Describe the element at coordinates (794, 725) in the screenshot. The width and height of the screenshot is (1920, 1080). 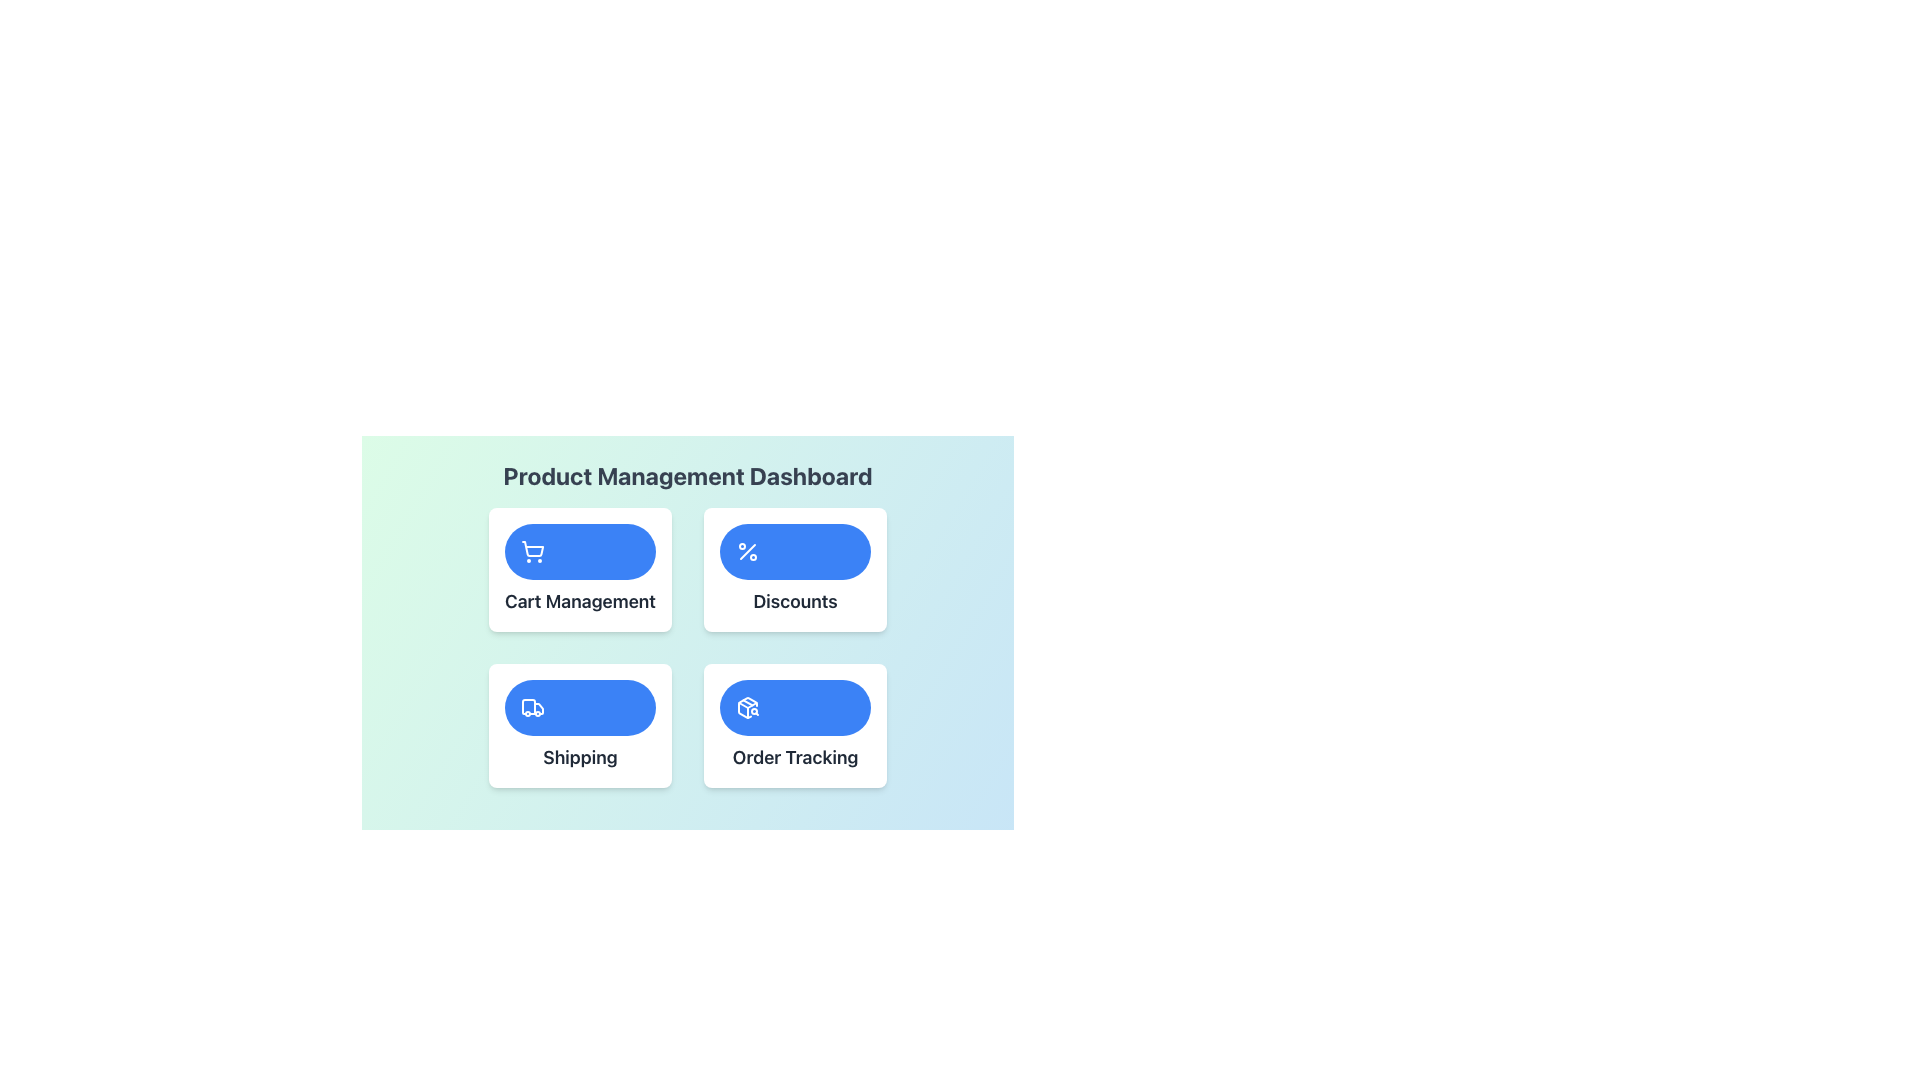
I see `the button located at the bottom-right of the grid layout` at that location.